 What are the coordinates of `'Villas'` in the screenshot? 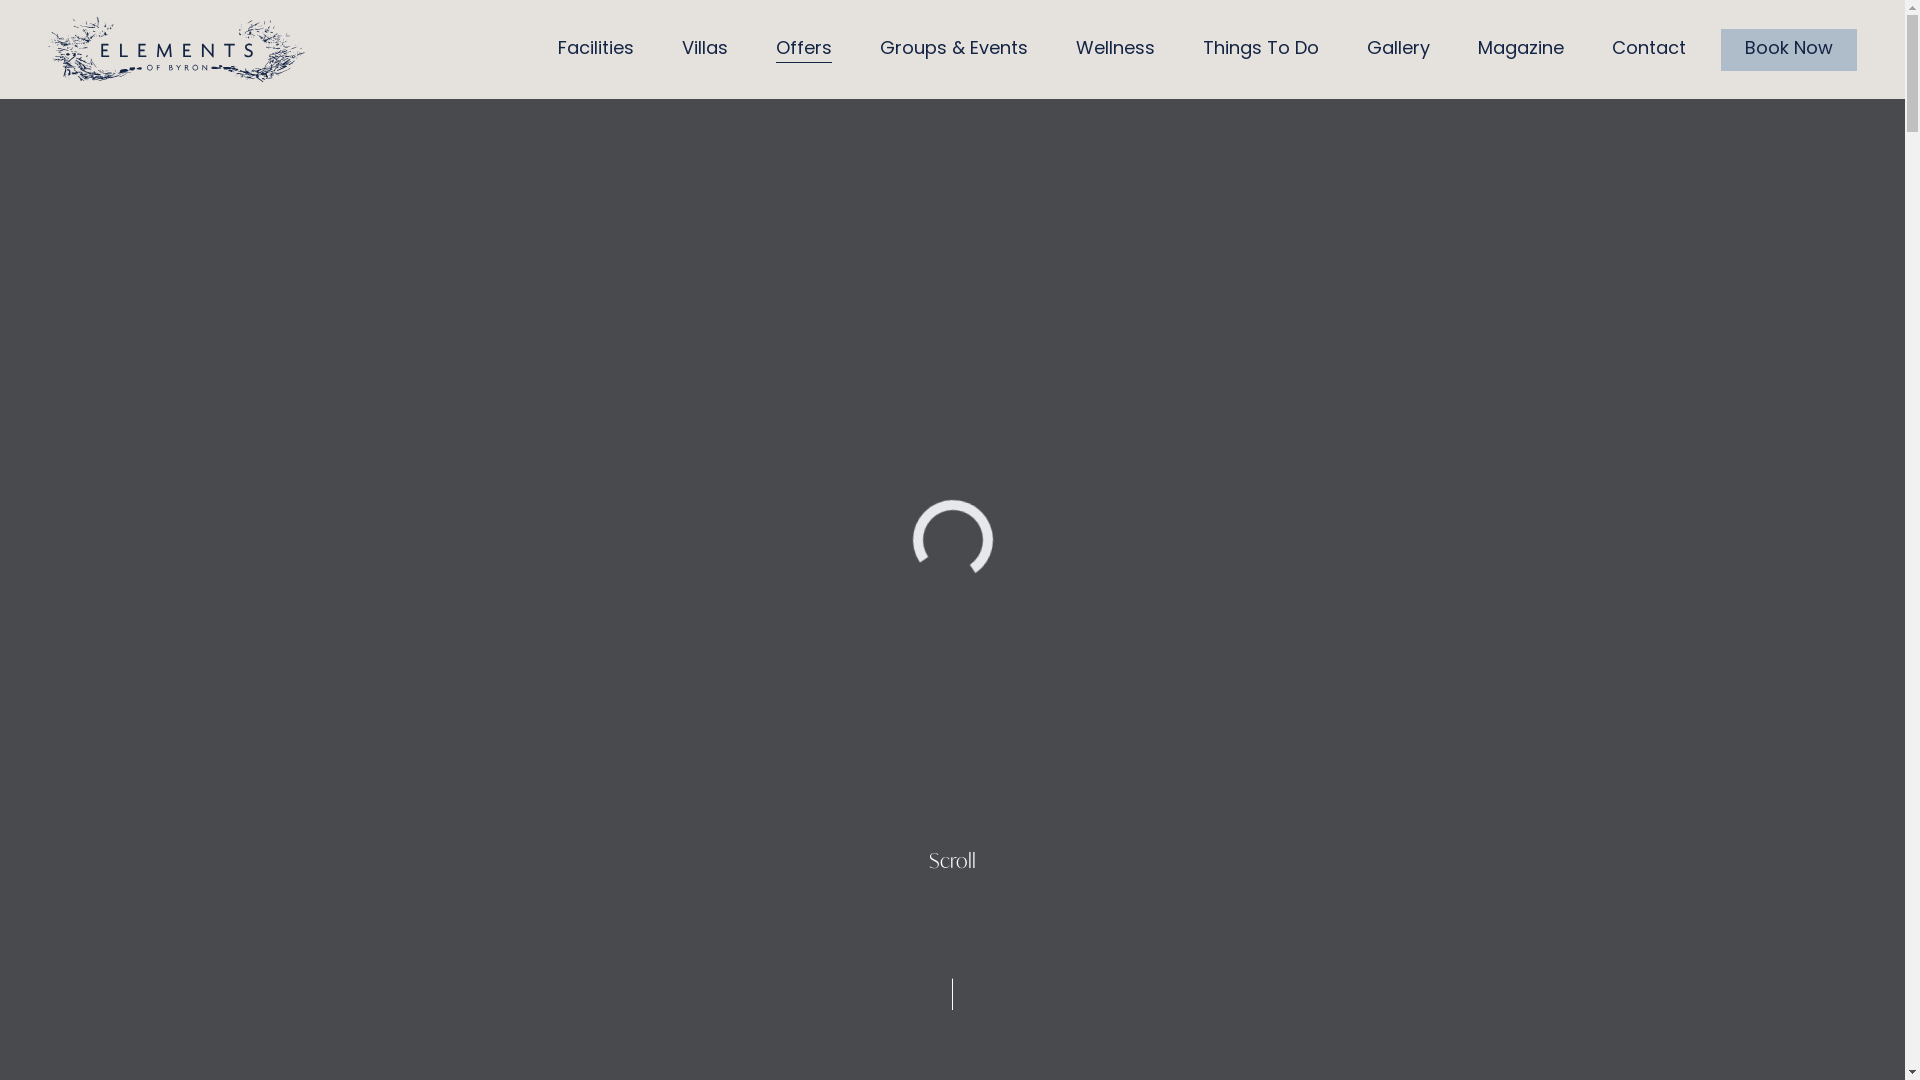 It's located at (705, 49).